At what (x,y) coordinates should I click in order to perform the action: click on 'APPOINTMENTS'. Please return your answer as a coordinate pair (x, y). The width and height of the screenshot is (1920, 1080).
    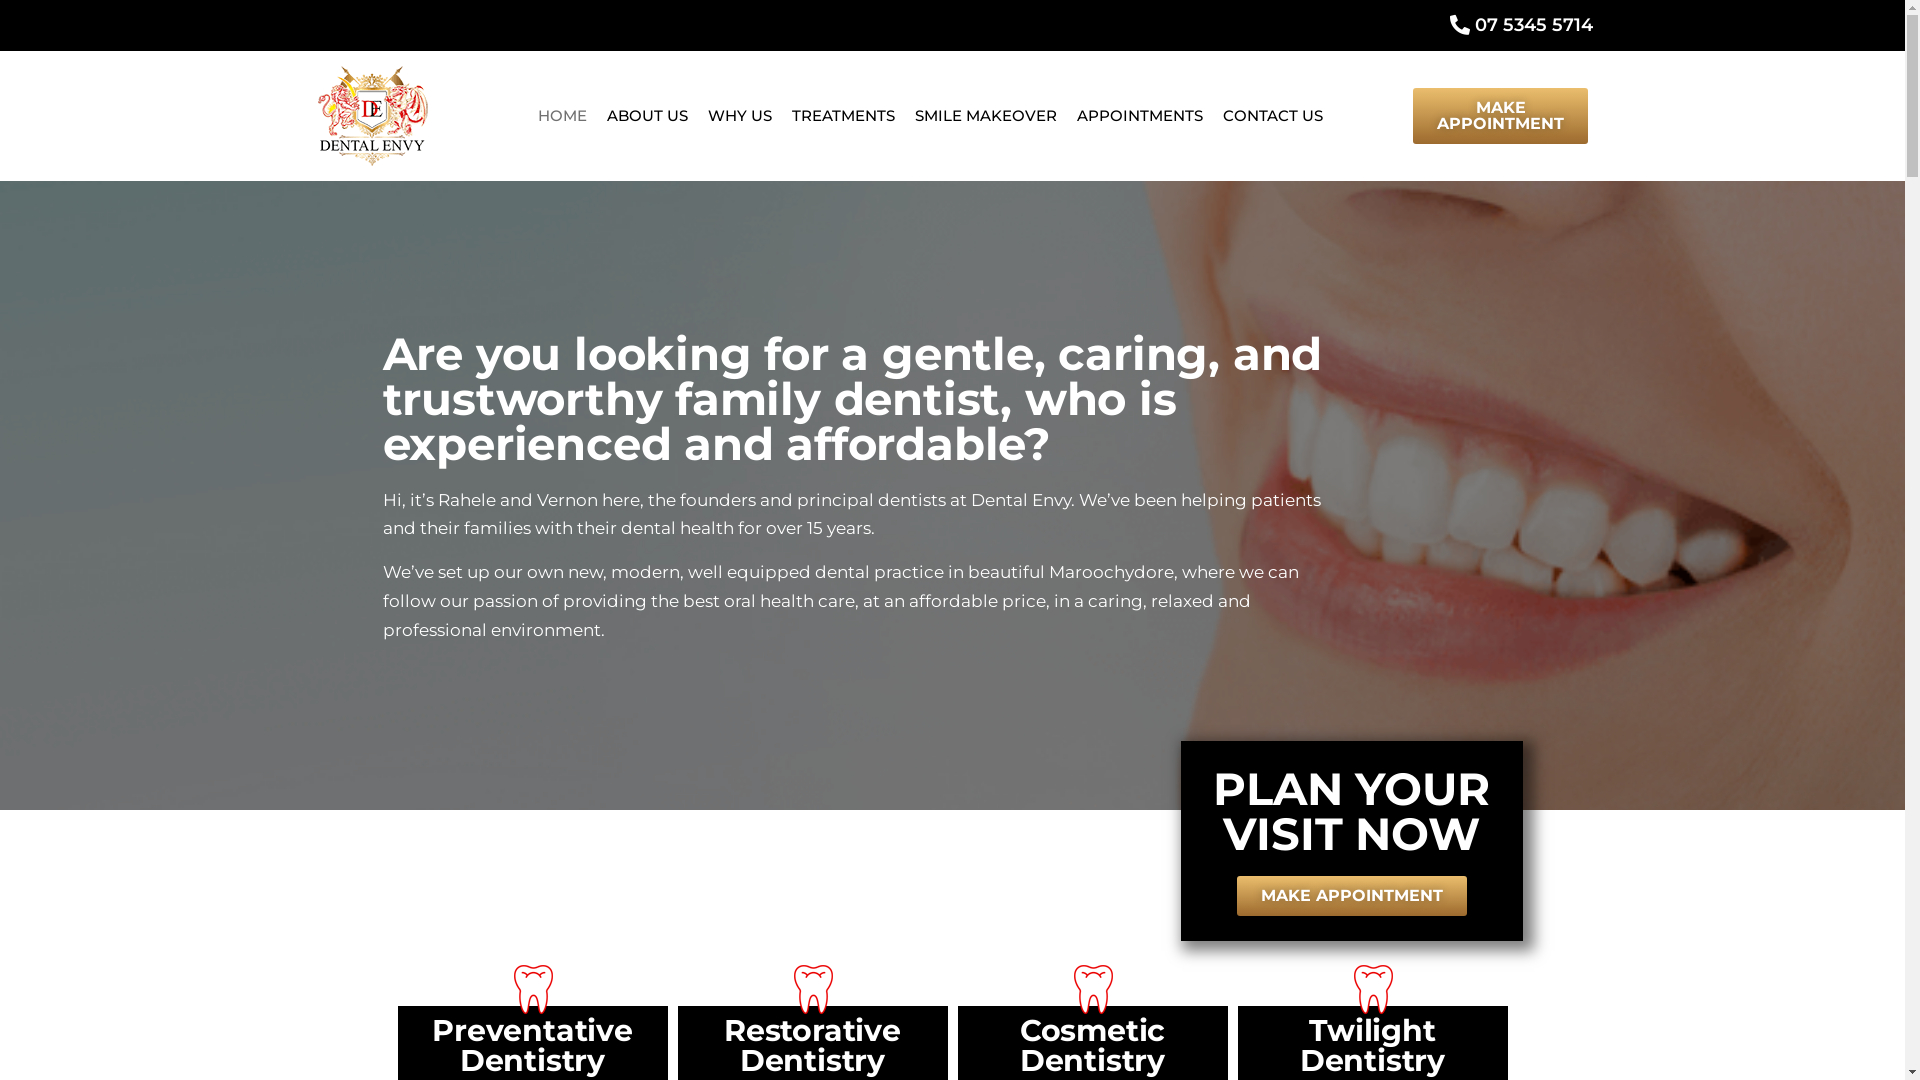
    Looking at the image, I should click on (1140, 115).